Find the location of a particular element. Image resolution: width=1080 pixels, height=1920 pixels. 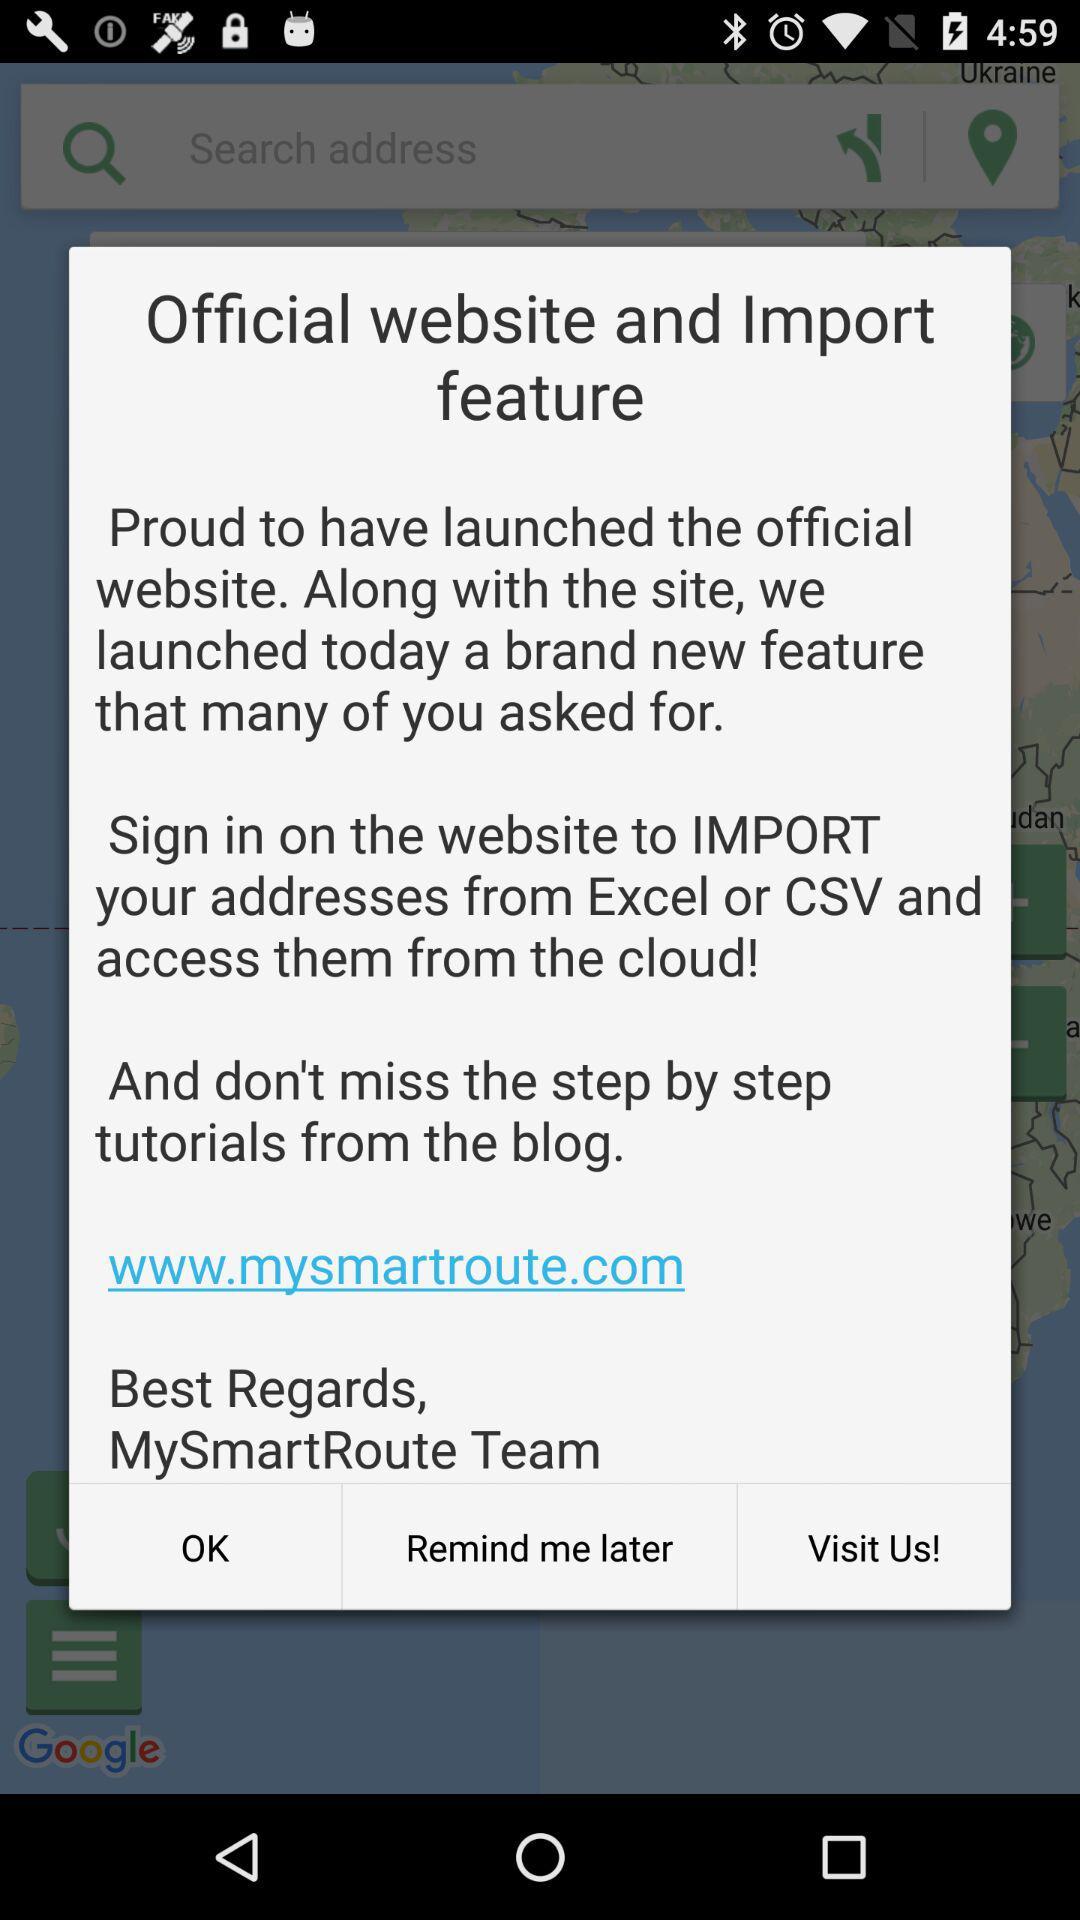

item next to ok item is located at coordinates (538, 1546).